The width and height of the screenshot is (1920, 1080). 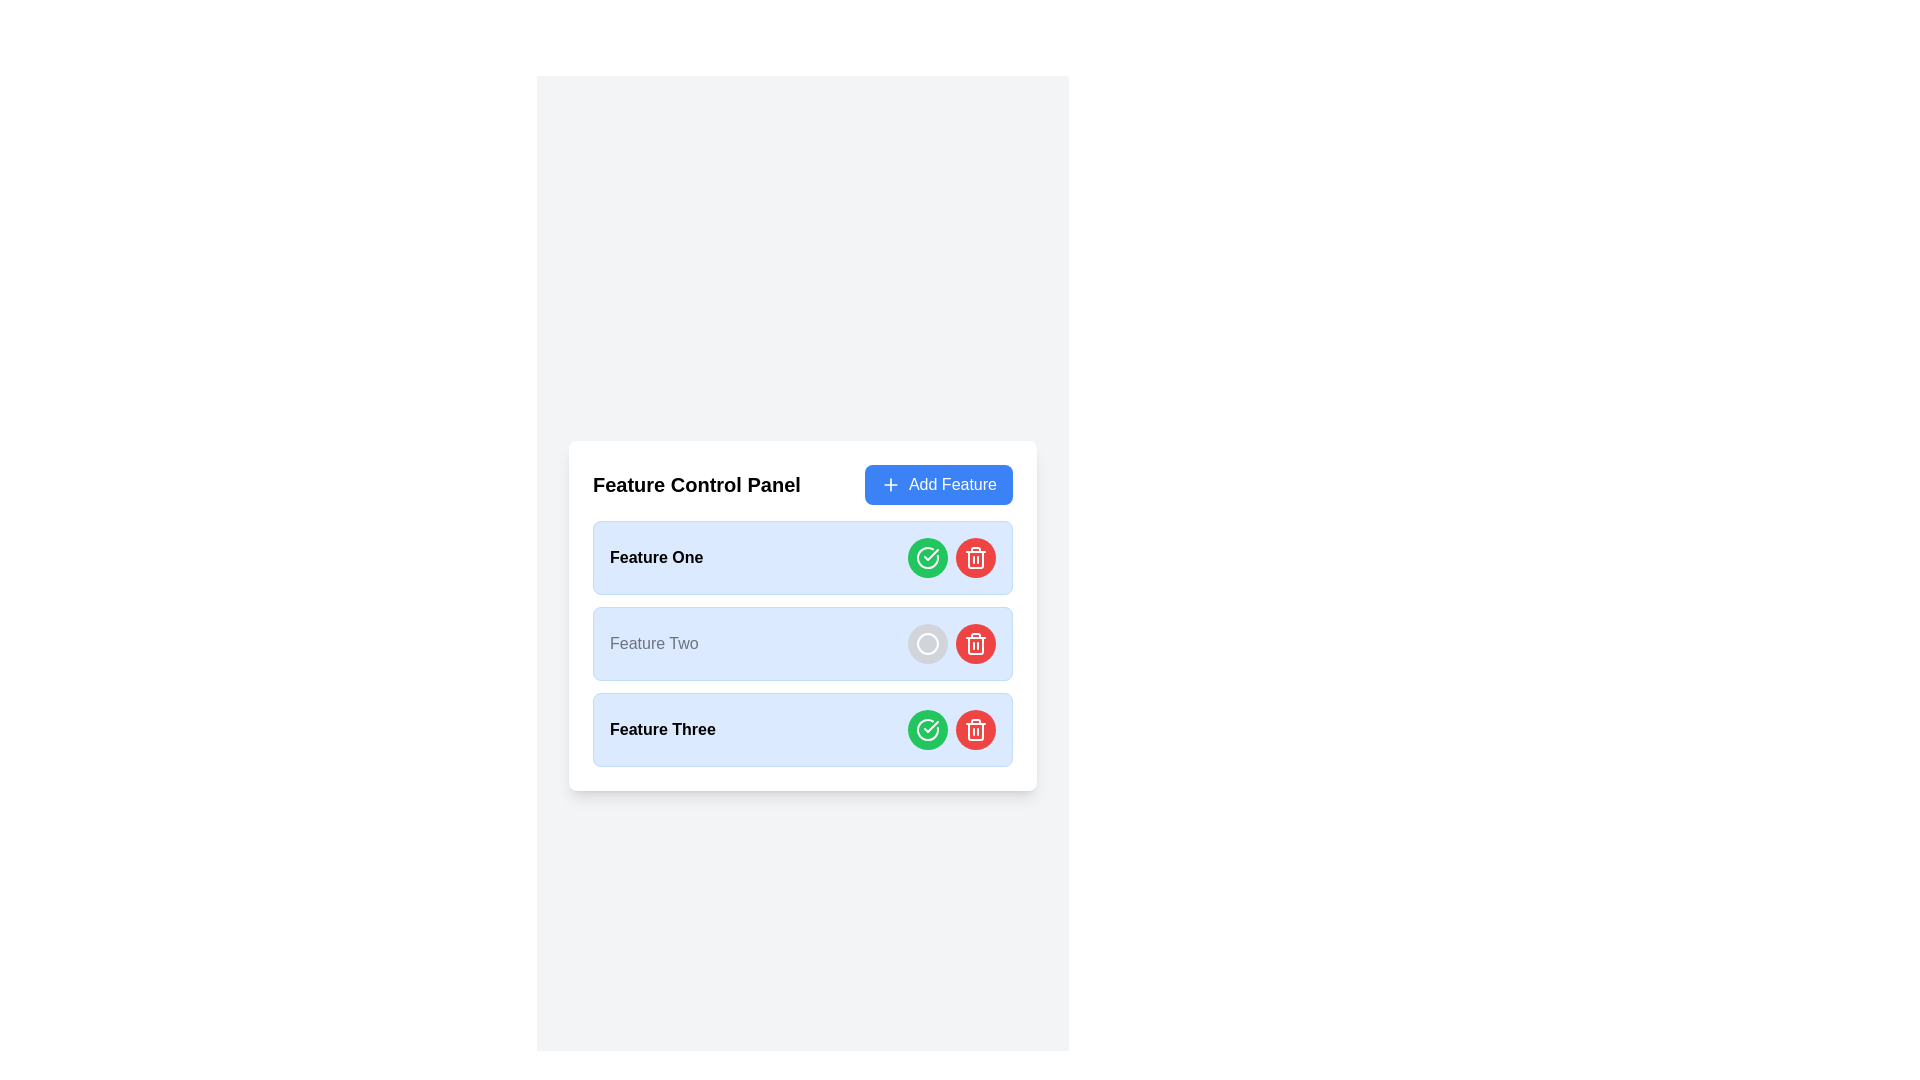 What do you see at coordinates (937, 485) in the screenshot?
I see `the 'Add Feature' button located at the far right of the 'Feature Control Panel' section to observe the hover effect` at bounding box center [937, 485].